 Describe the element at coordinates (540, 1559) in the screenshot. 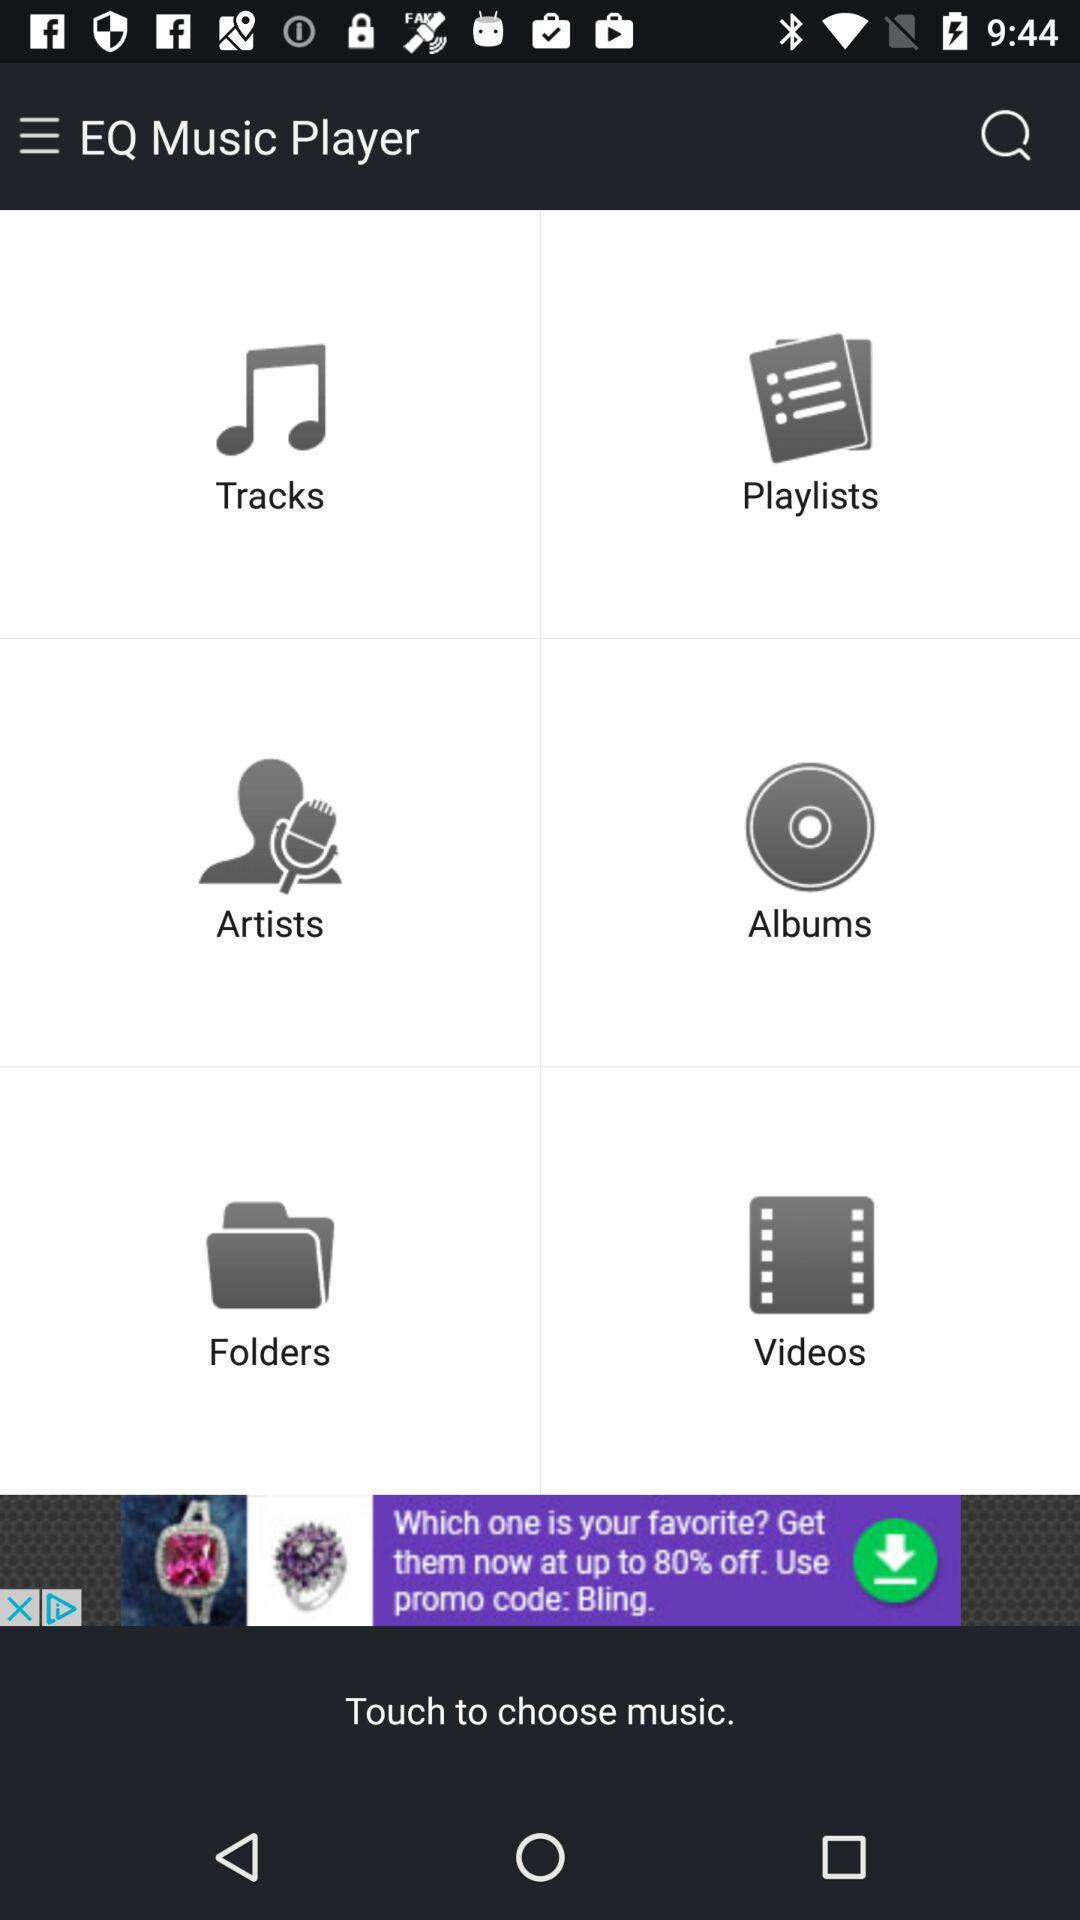

I see `open advertisement` at that location.